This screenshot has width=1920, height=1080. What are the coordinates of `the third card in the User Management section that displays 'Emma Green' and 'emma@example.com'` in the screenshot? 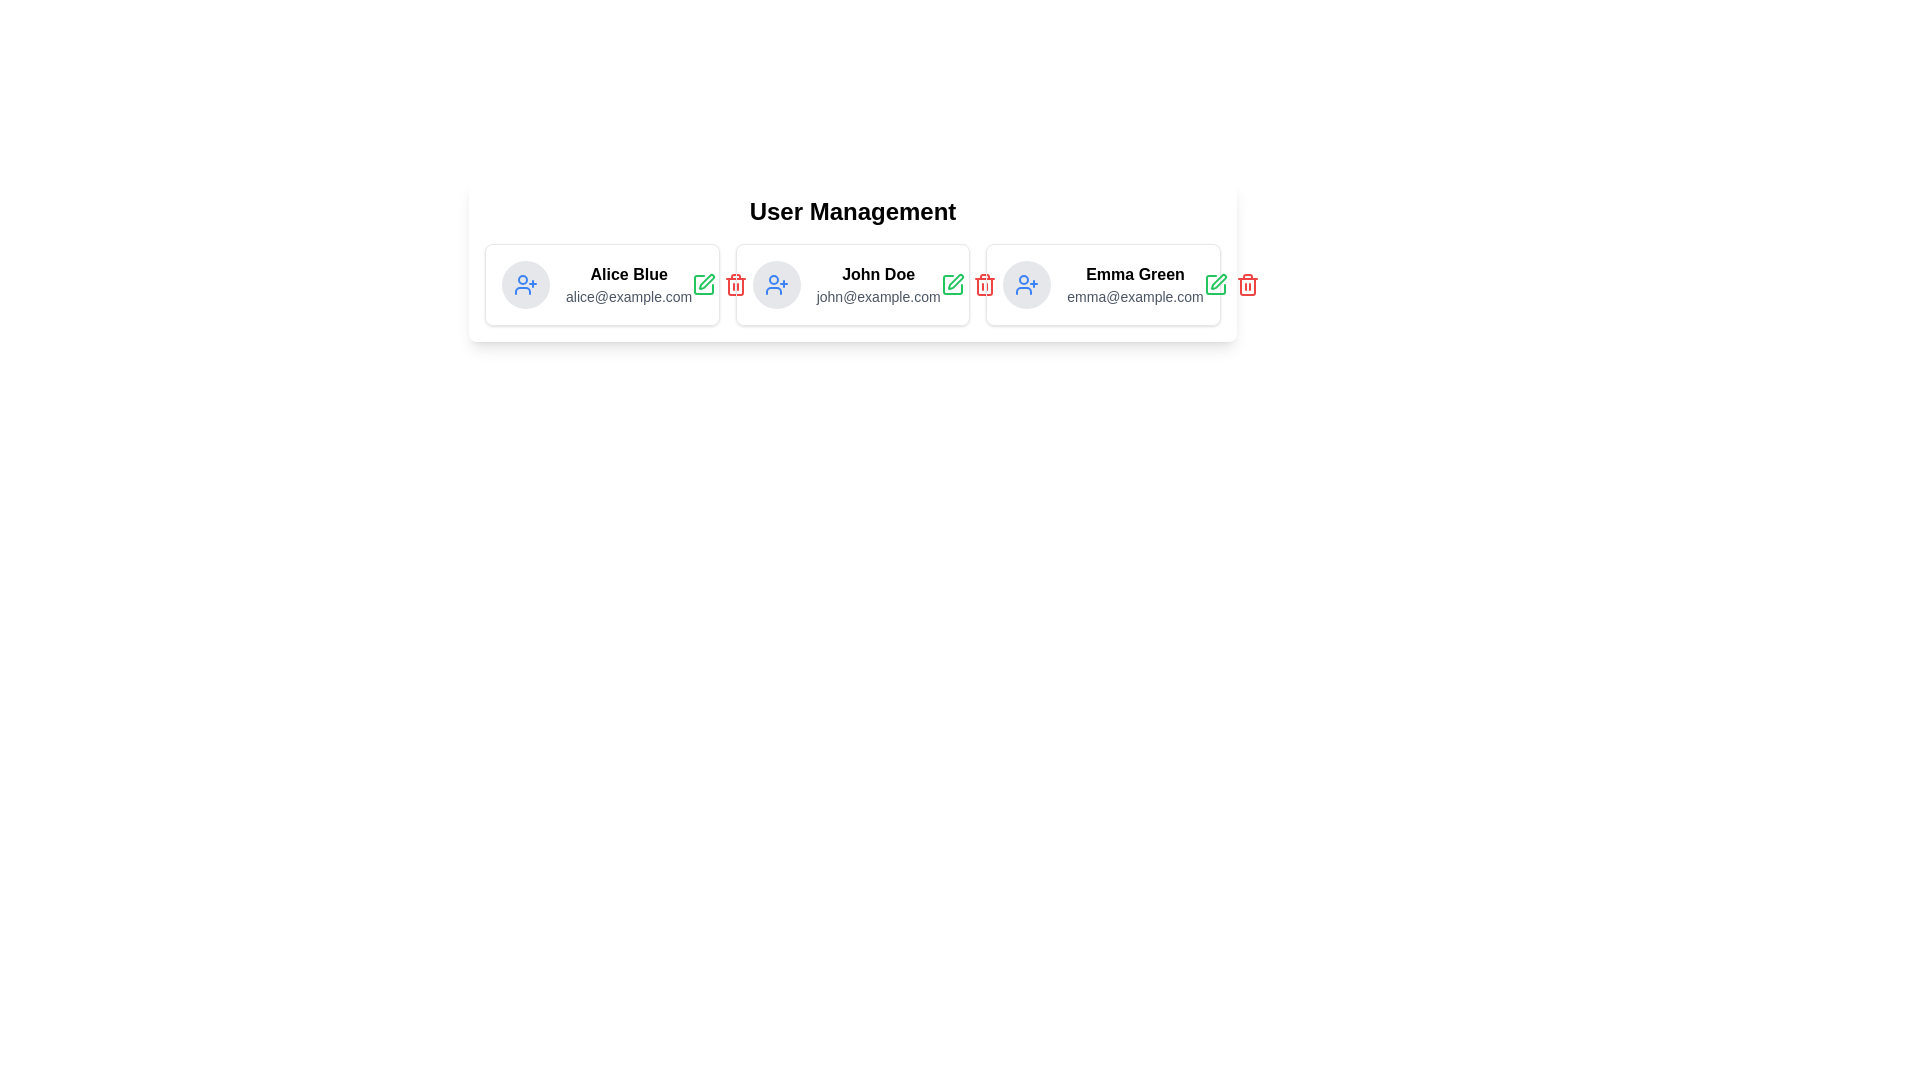 It's located at (1102, 285).